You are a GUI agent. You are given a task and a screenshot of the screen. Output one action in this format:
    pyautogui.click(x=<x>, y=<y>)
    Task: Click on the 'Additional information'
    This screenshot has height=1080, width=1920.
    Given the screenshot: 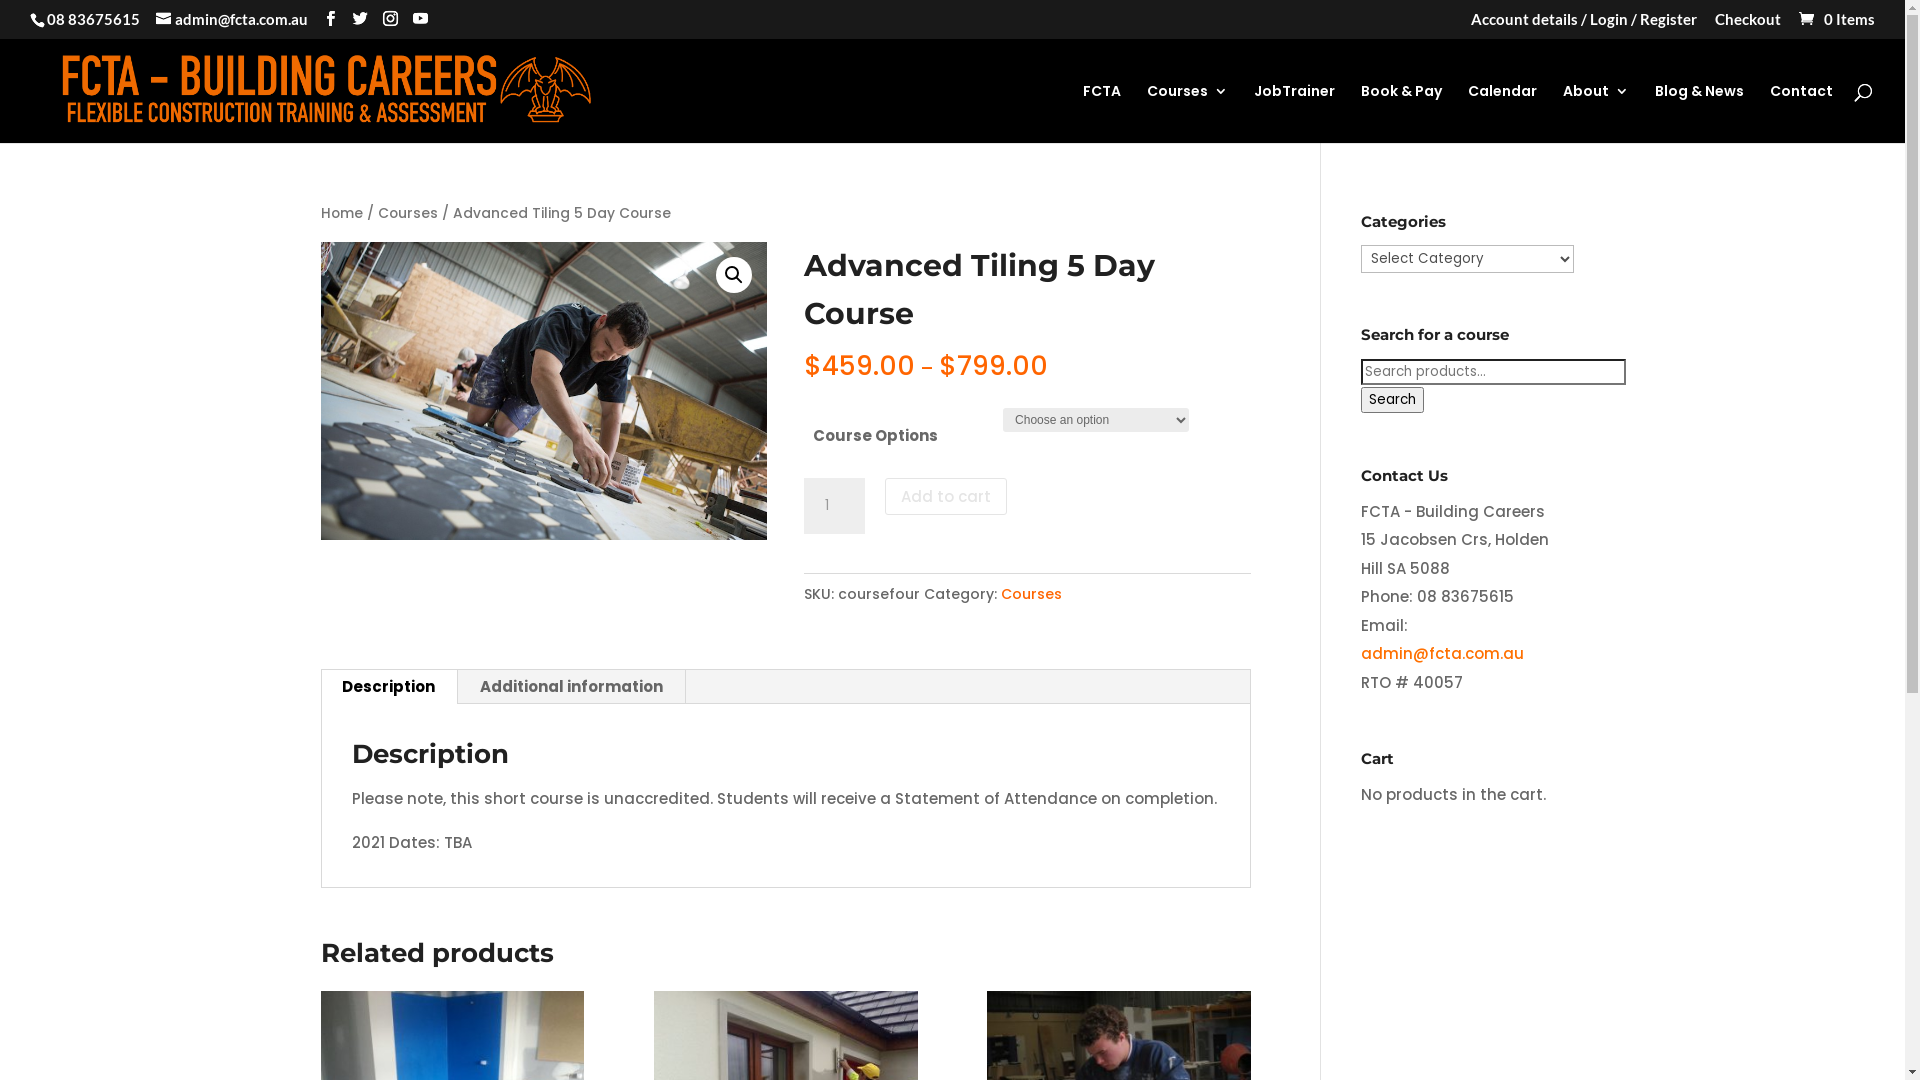 What is the action you would take?
    pyautogui.click(x=456, y=685)
    